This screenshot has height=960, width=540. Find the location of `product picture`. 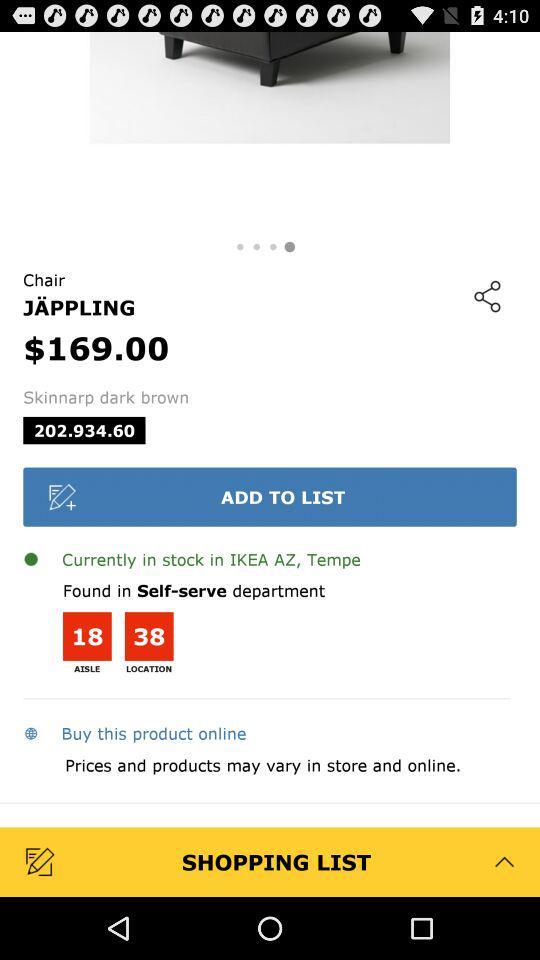

product picture is located at coordinates (270, 131).